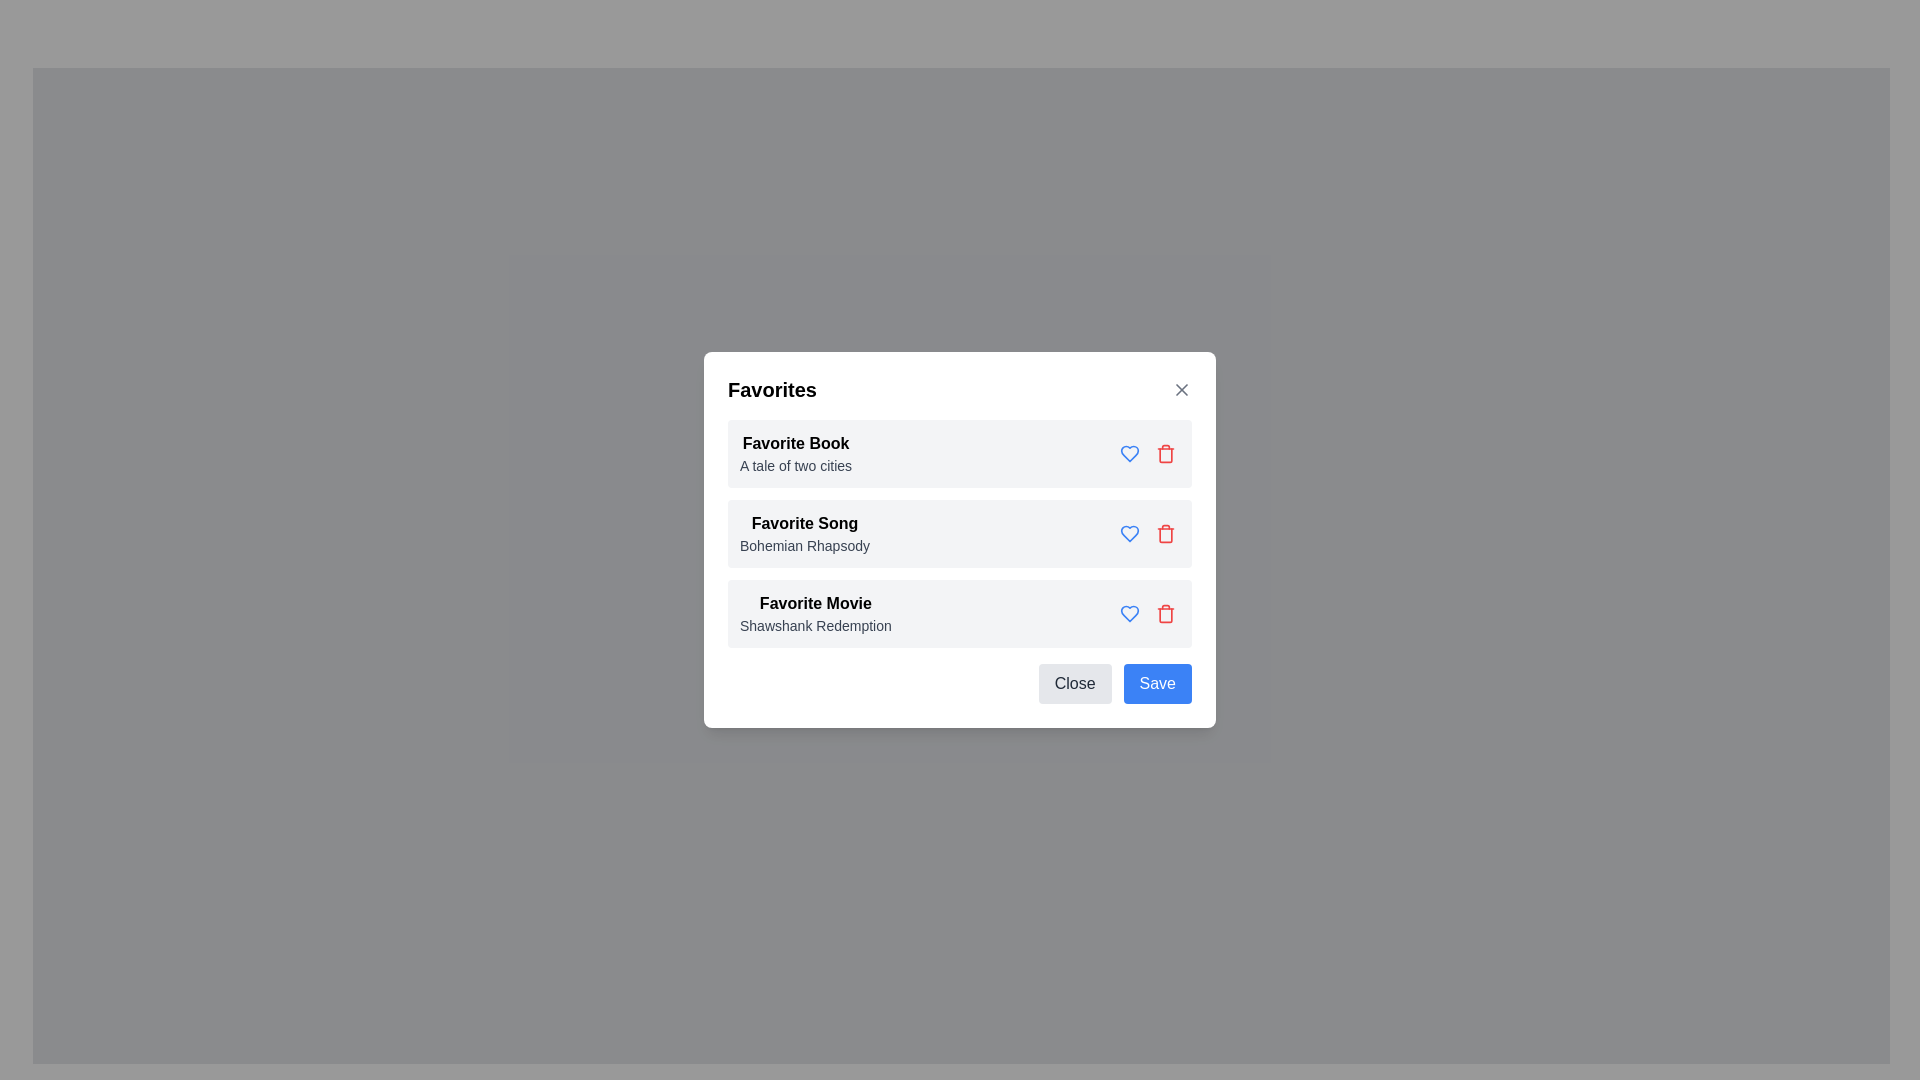 The height and width of the screenshot is (1080, 1920). I want to click on the bold text label reading 'Favorite Book' which is part of the list under the 'Favorites' title, so click(795, 442).